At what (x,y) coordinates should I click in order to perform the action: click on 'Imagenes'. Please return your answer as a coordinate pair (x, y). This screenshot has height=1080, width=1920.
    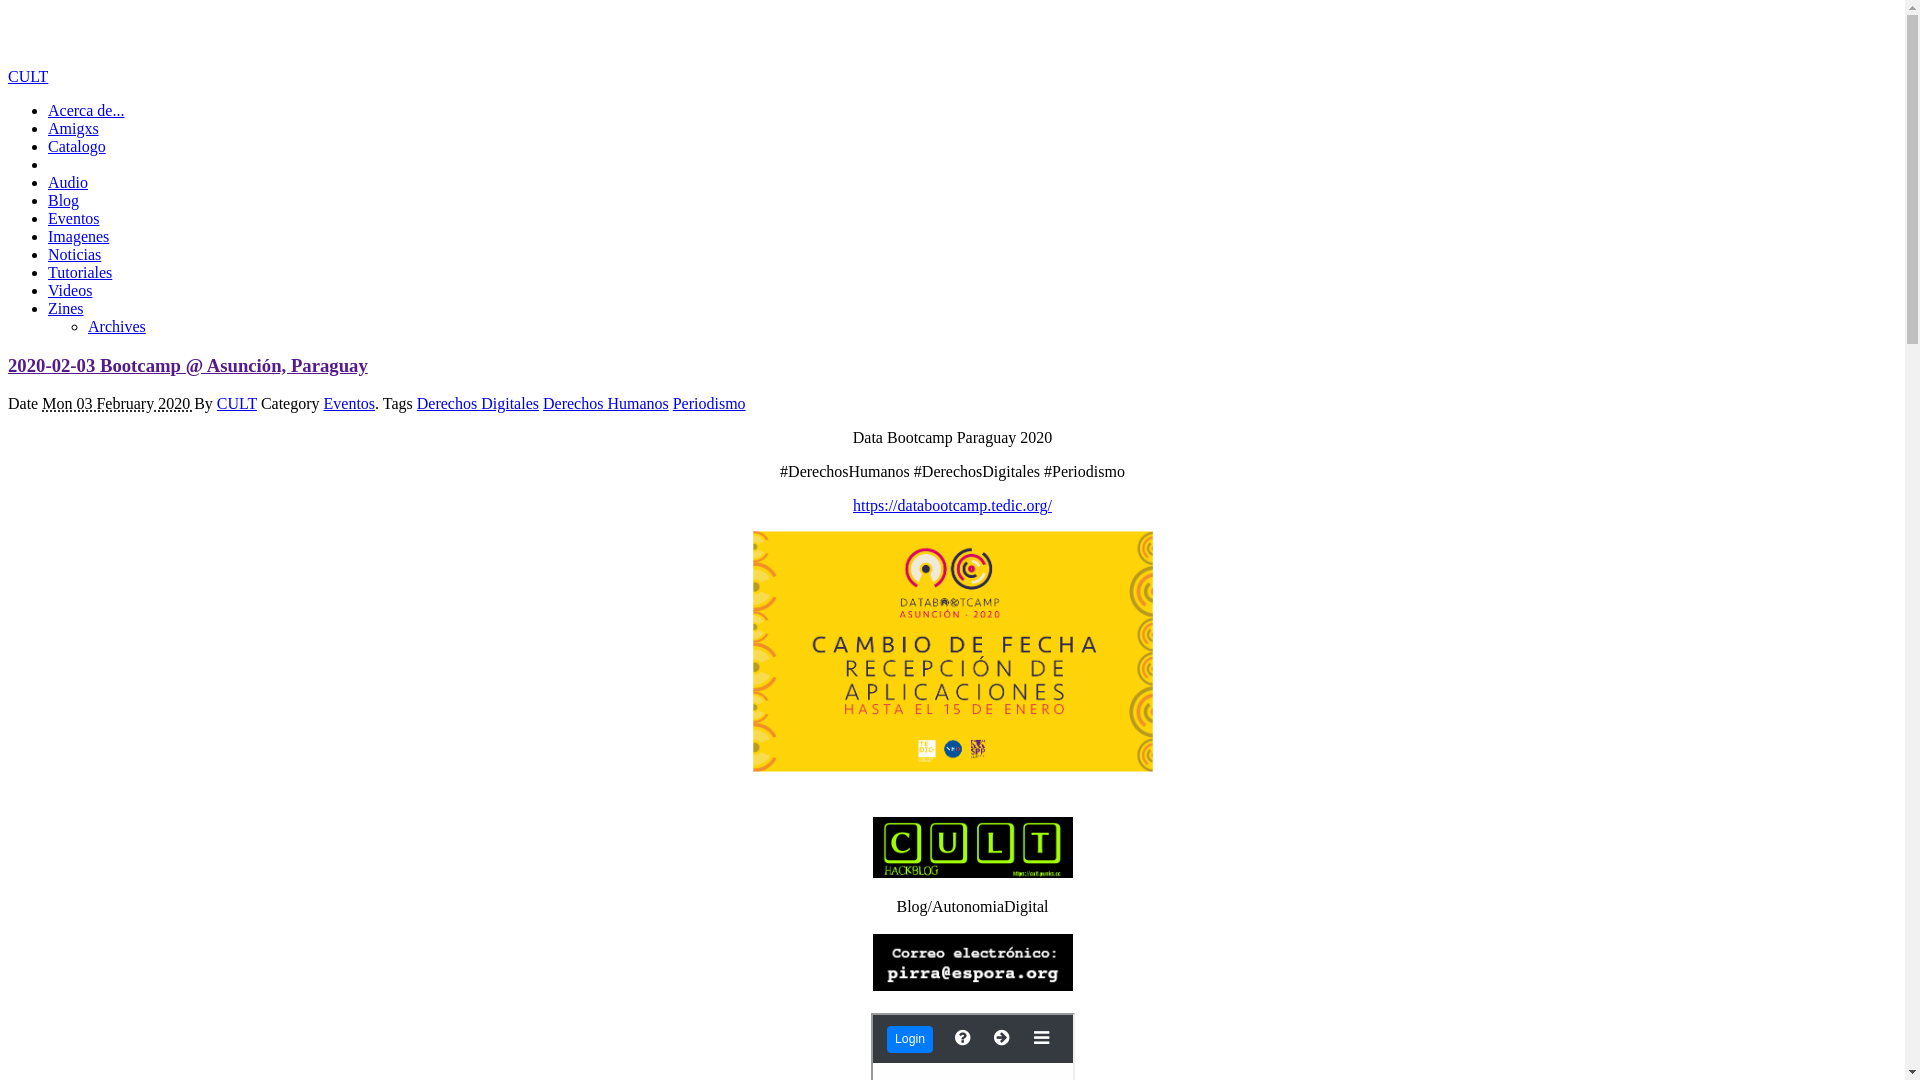
    Looking at the image, I should click on (78, 235).